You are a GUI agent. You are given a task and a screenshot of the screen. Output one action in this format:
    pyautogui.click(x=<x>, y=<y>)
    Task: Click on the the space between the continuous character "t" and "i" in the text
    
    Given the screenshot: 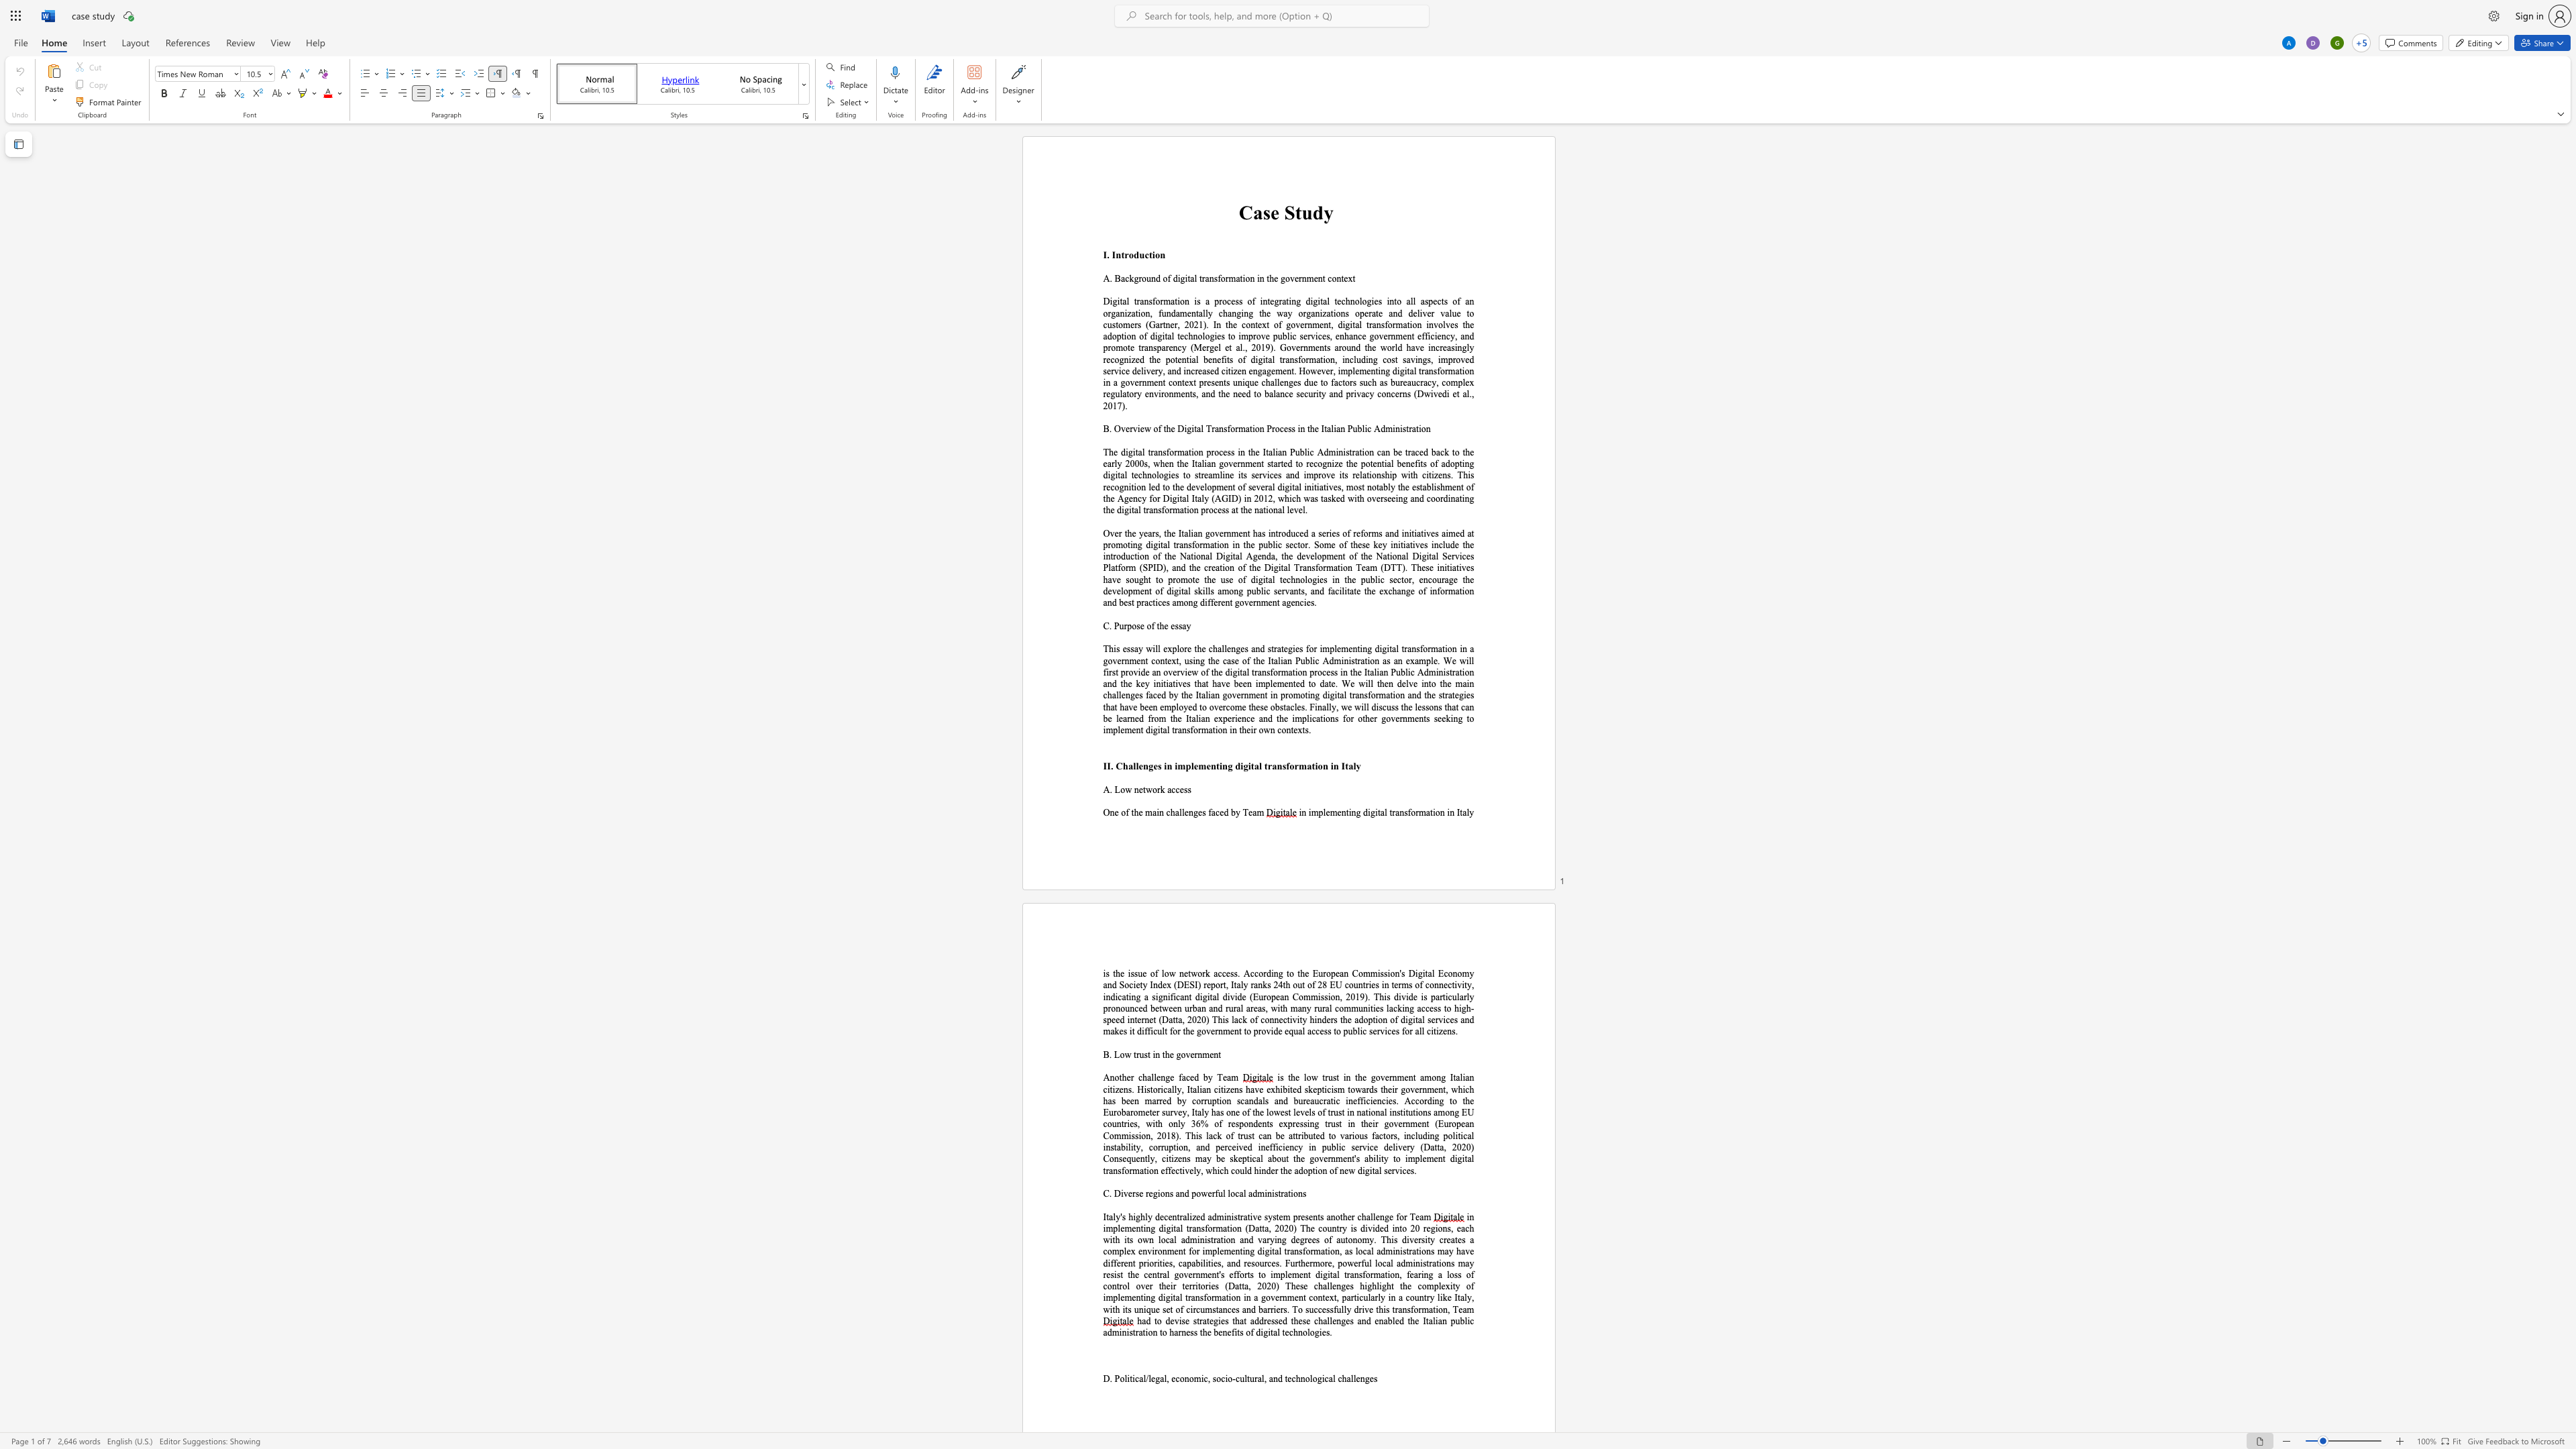 What is the action you would take?
    pyautogui.click(x=1128, y=996)
    